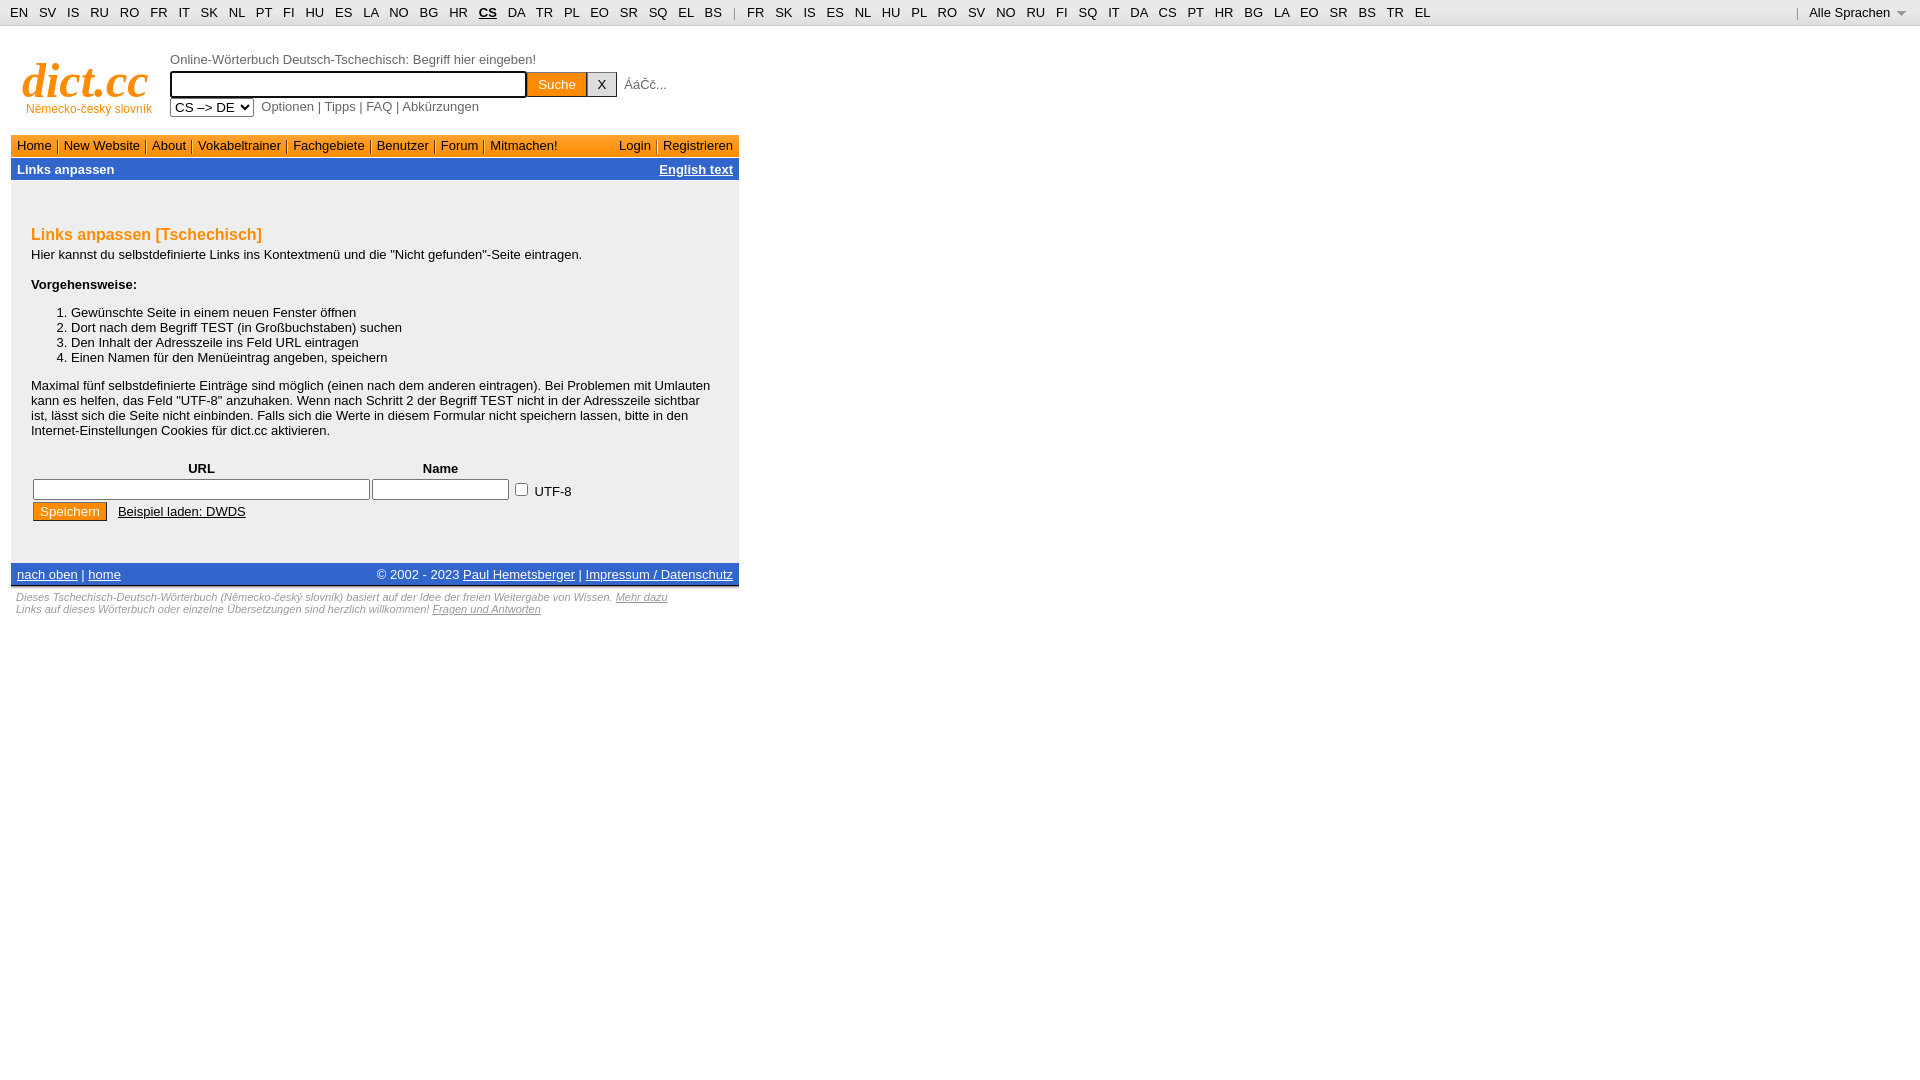  Describe the element at coordinates (34, 144) in the screenshot. I see `'Home'` at that location.